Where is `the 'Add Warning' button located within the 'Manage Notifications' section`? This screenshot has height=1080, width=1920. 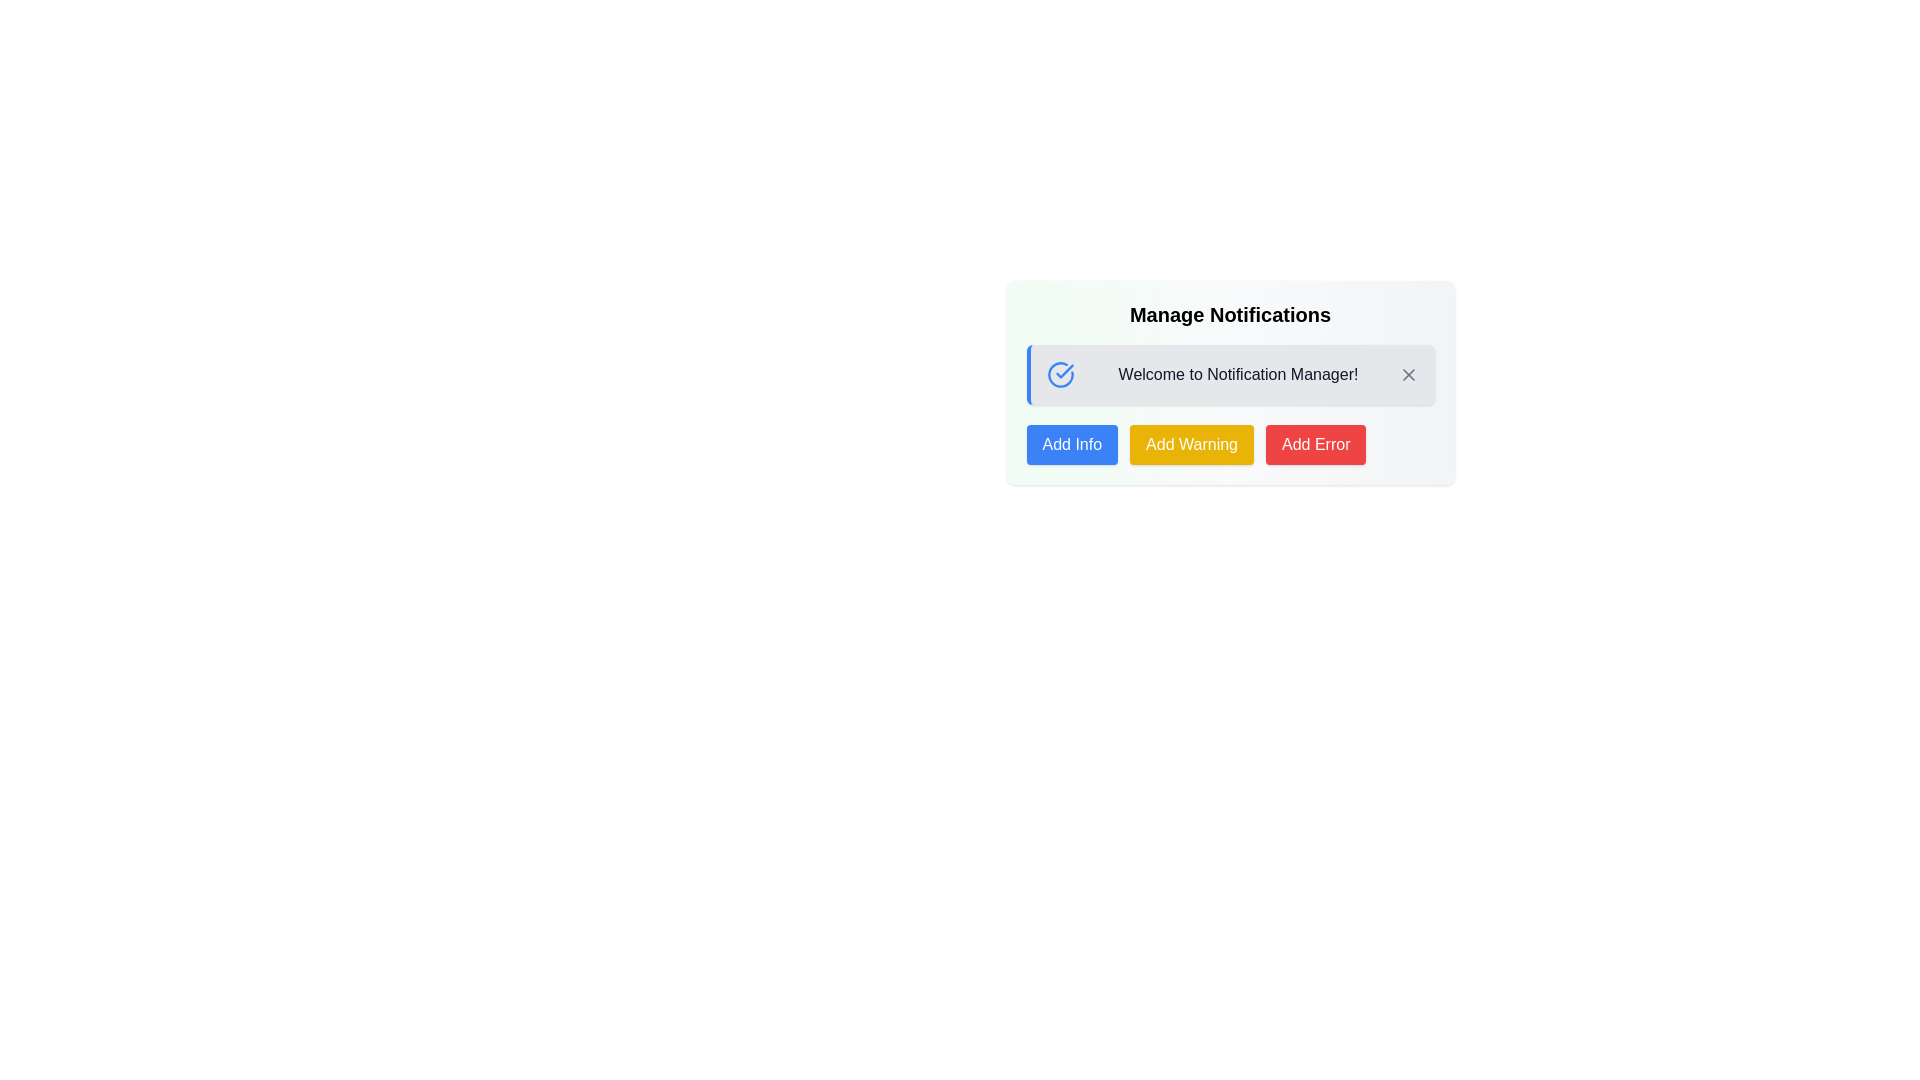
the 'Add Warning' button located within the 'Manage Notifications' section is located at coordinates (1229, 443).